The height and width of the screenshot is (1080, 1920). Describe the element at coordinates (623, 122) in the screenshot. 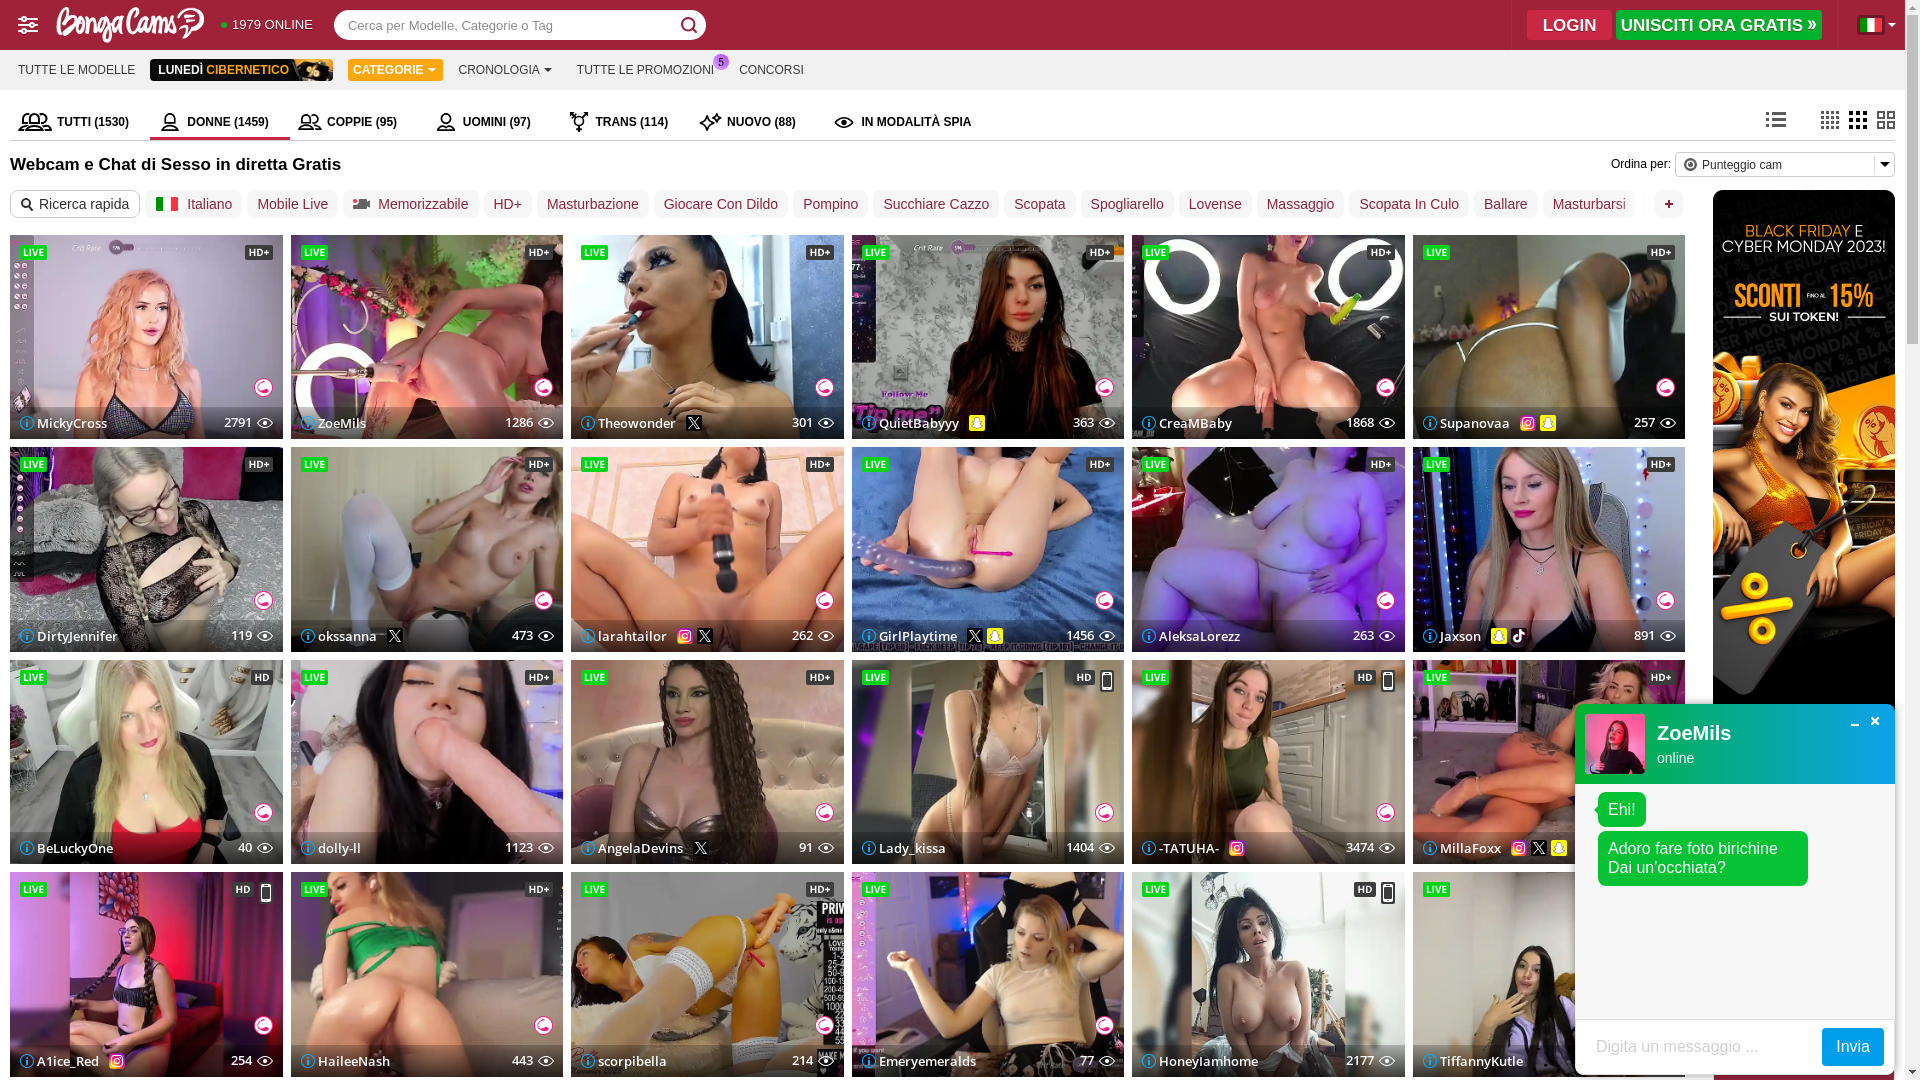

I see `'TRANS (114)'` at that location.